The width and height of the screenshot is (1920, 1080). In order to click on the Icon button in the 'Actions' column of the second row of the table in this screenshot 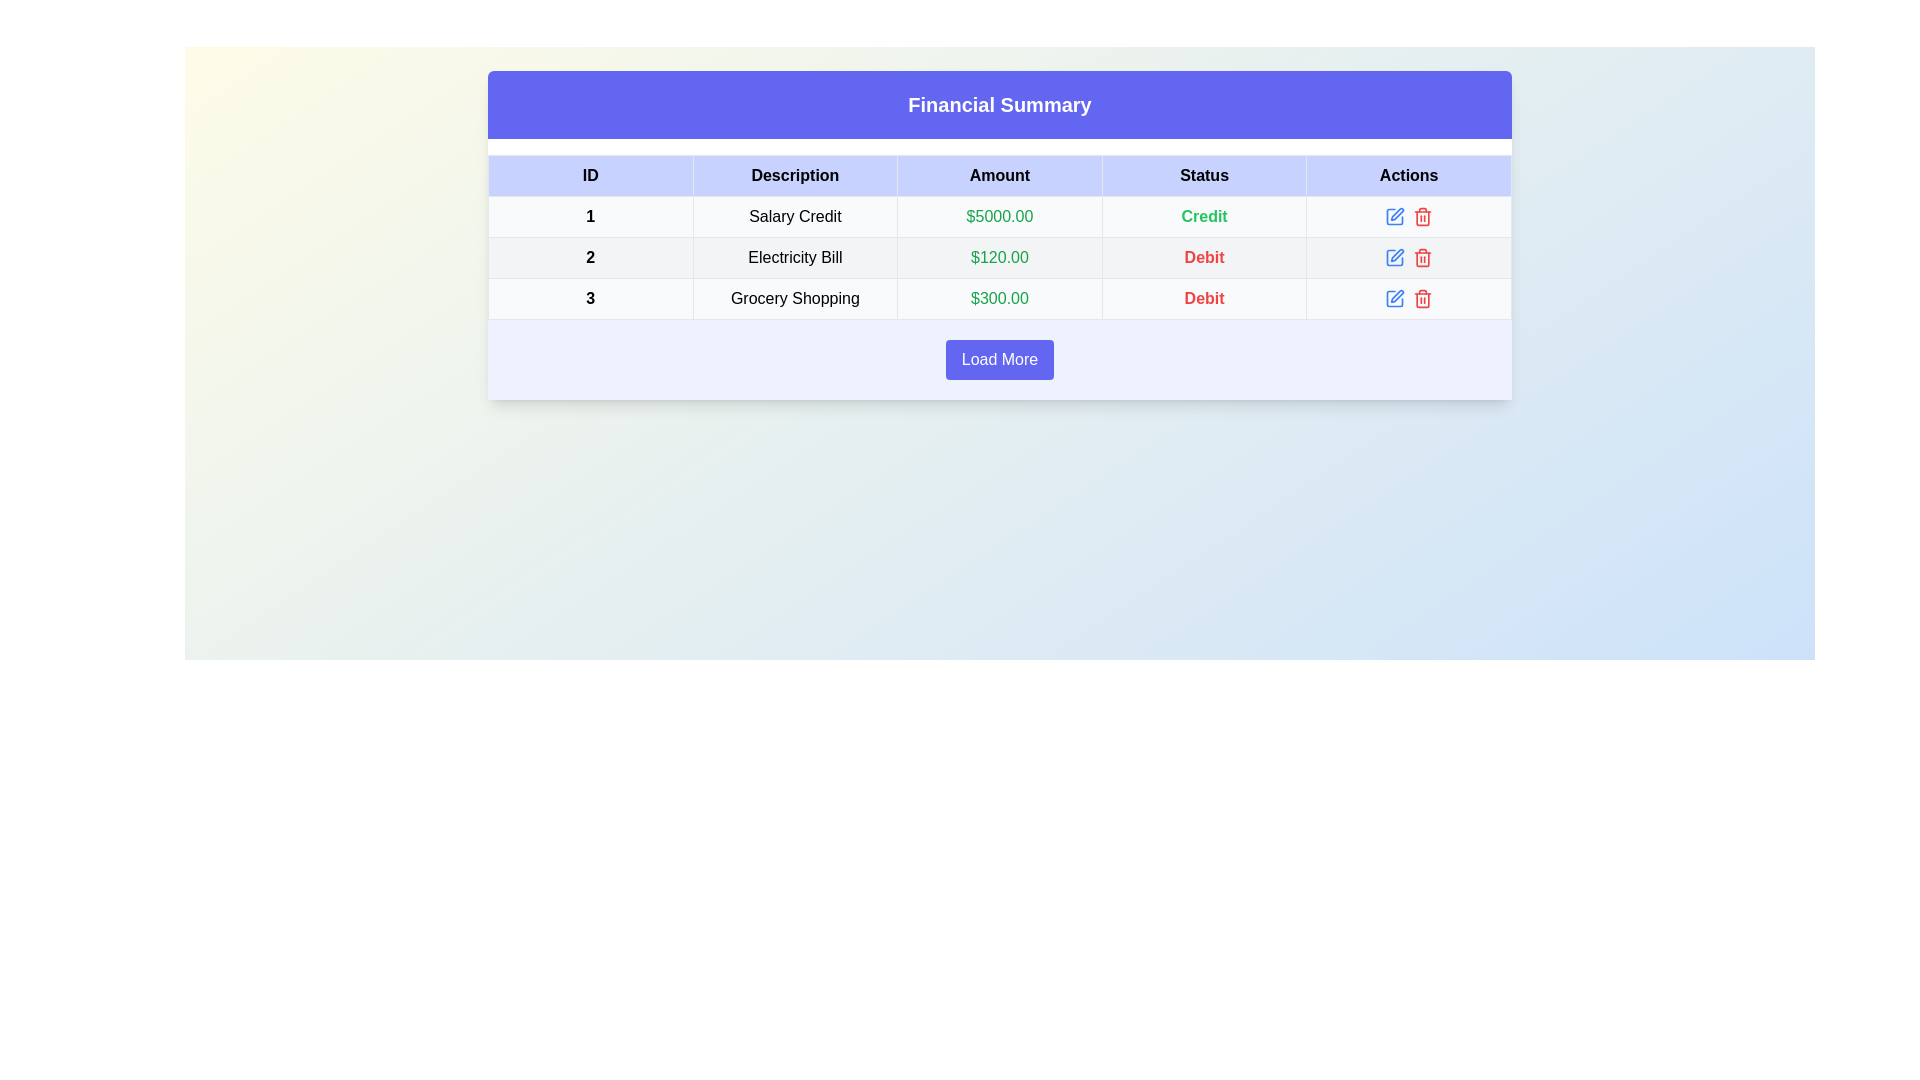, I will do `click(1394, 257)`.